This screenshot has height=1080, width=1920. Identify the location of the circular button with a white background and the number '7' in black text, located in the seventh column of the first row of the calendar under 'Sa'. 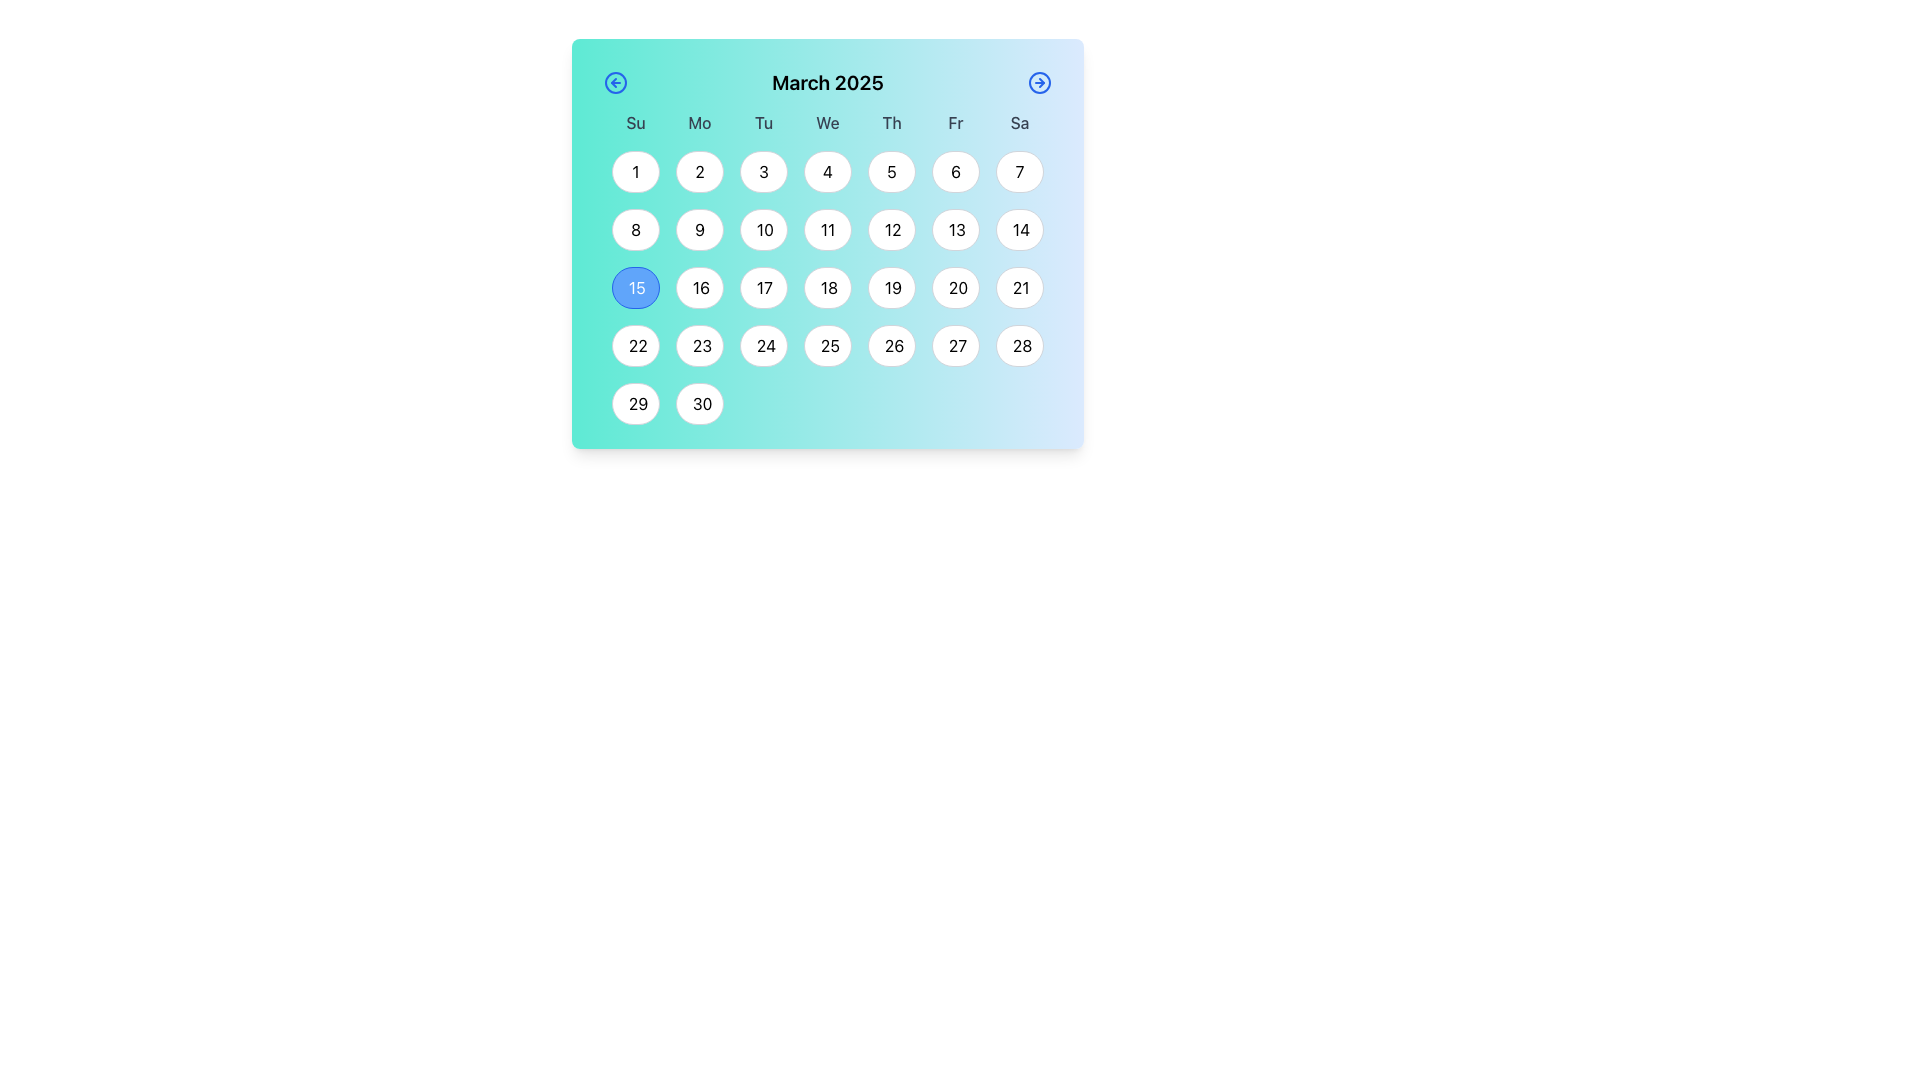
(1019, 171).